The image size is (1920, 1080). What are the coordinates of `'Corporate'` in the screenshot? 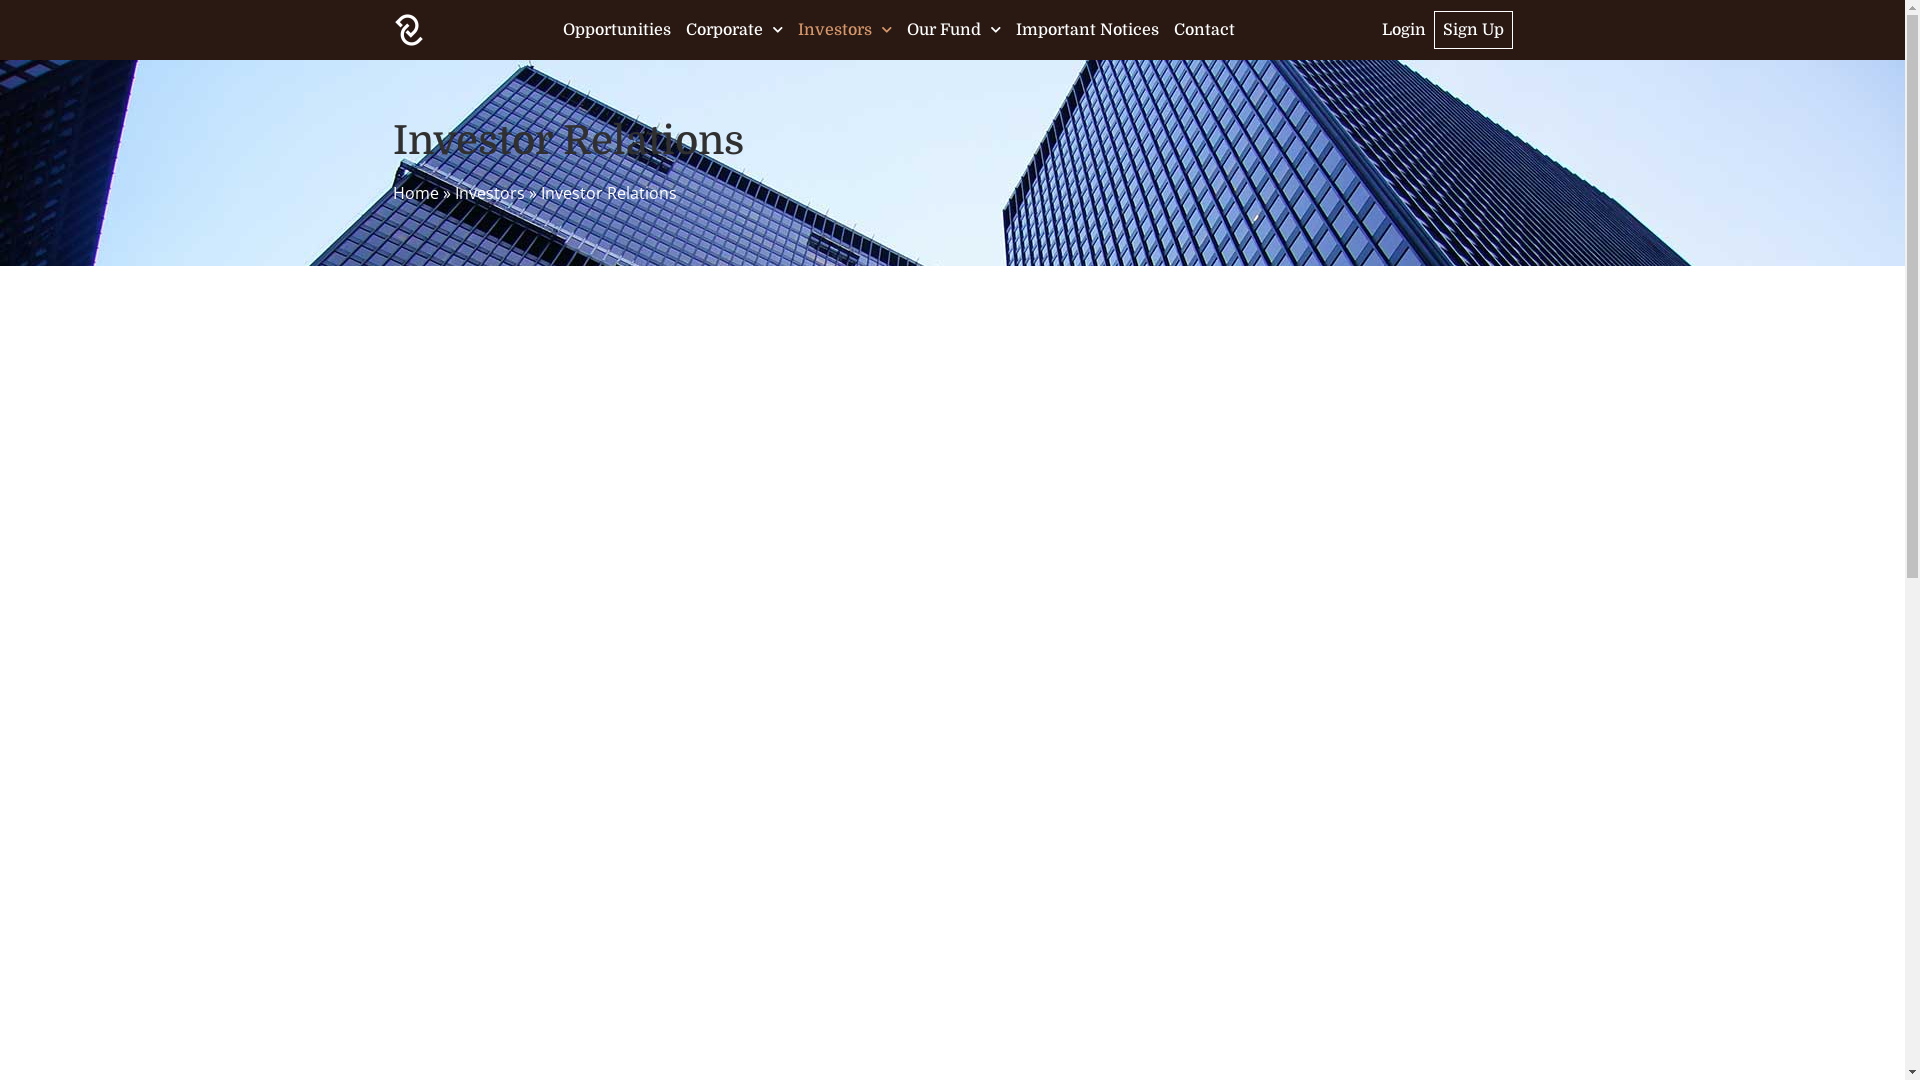 It's located at (686, 30).